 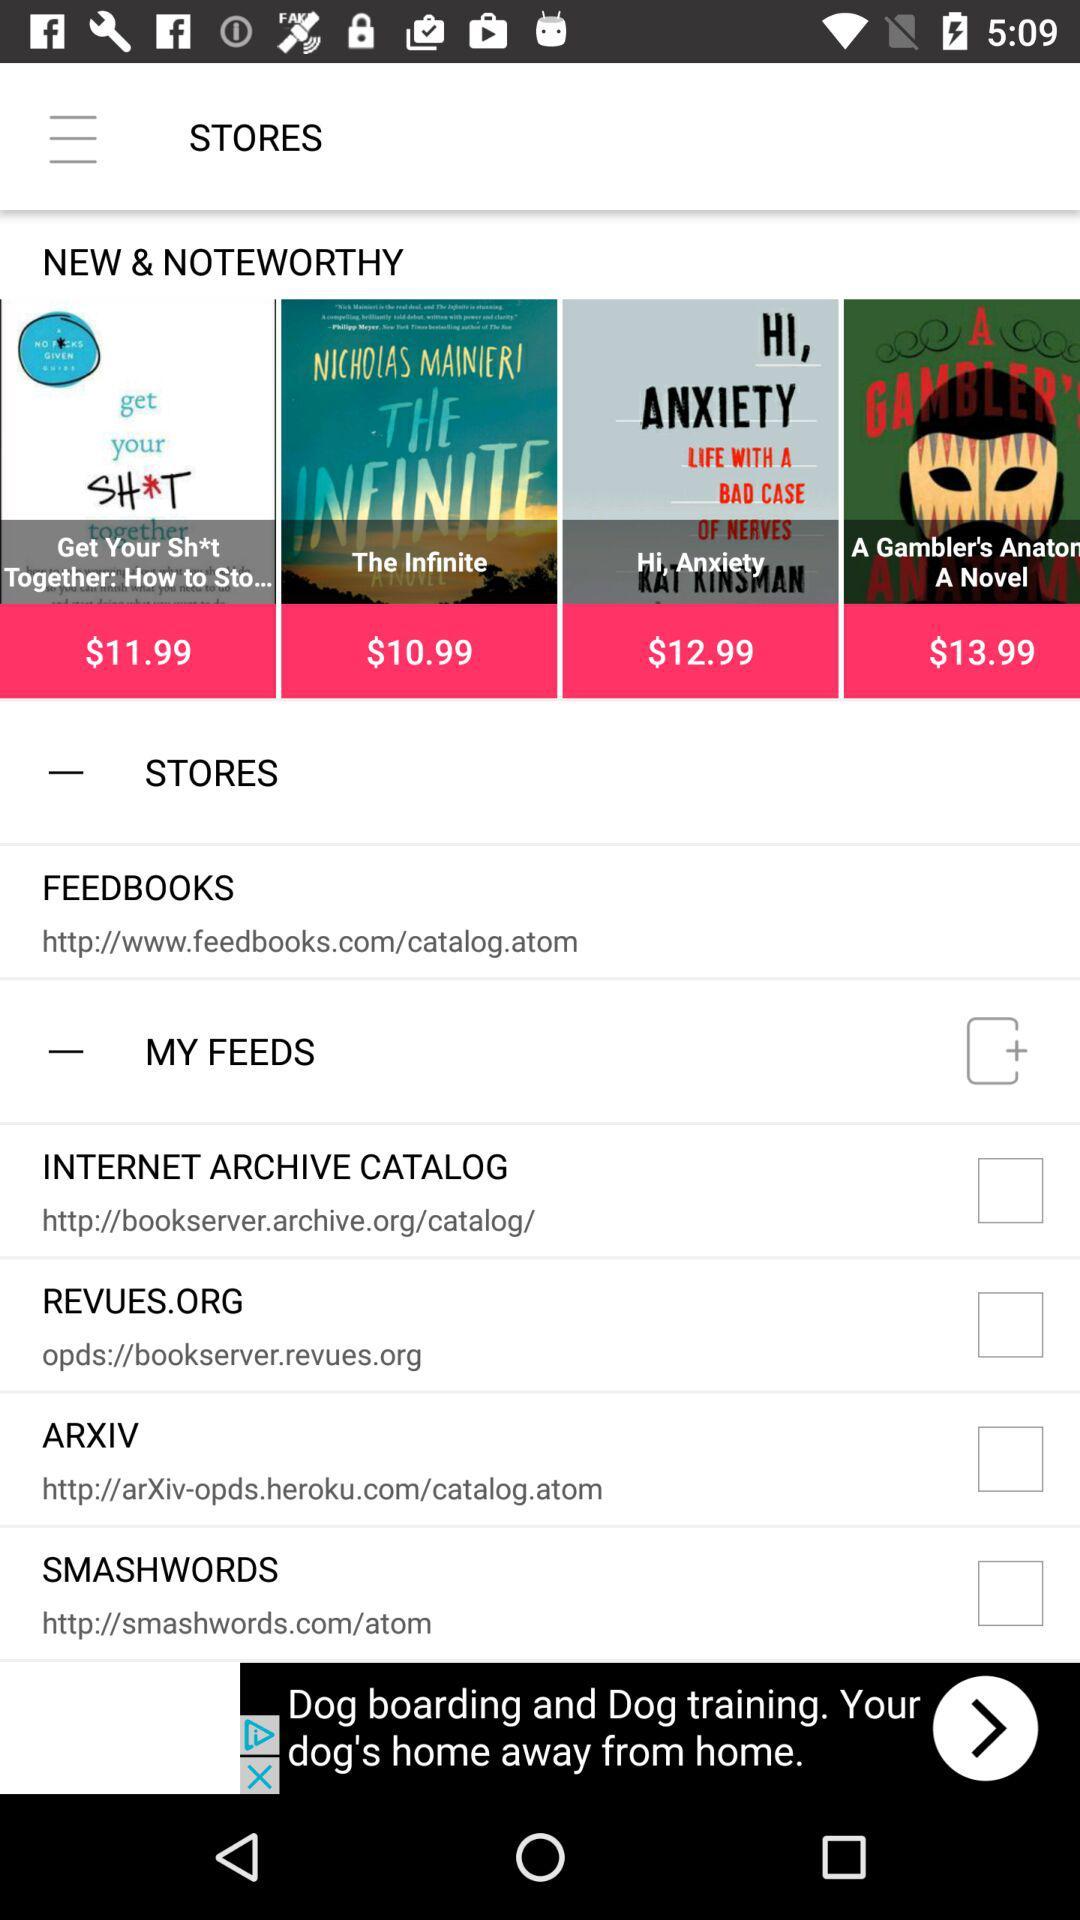 I want to click on third thumbnail, so click(x=700, y=498).